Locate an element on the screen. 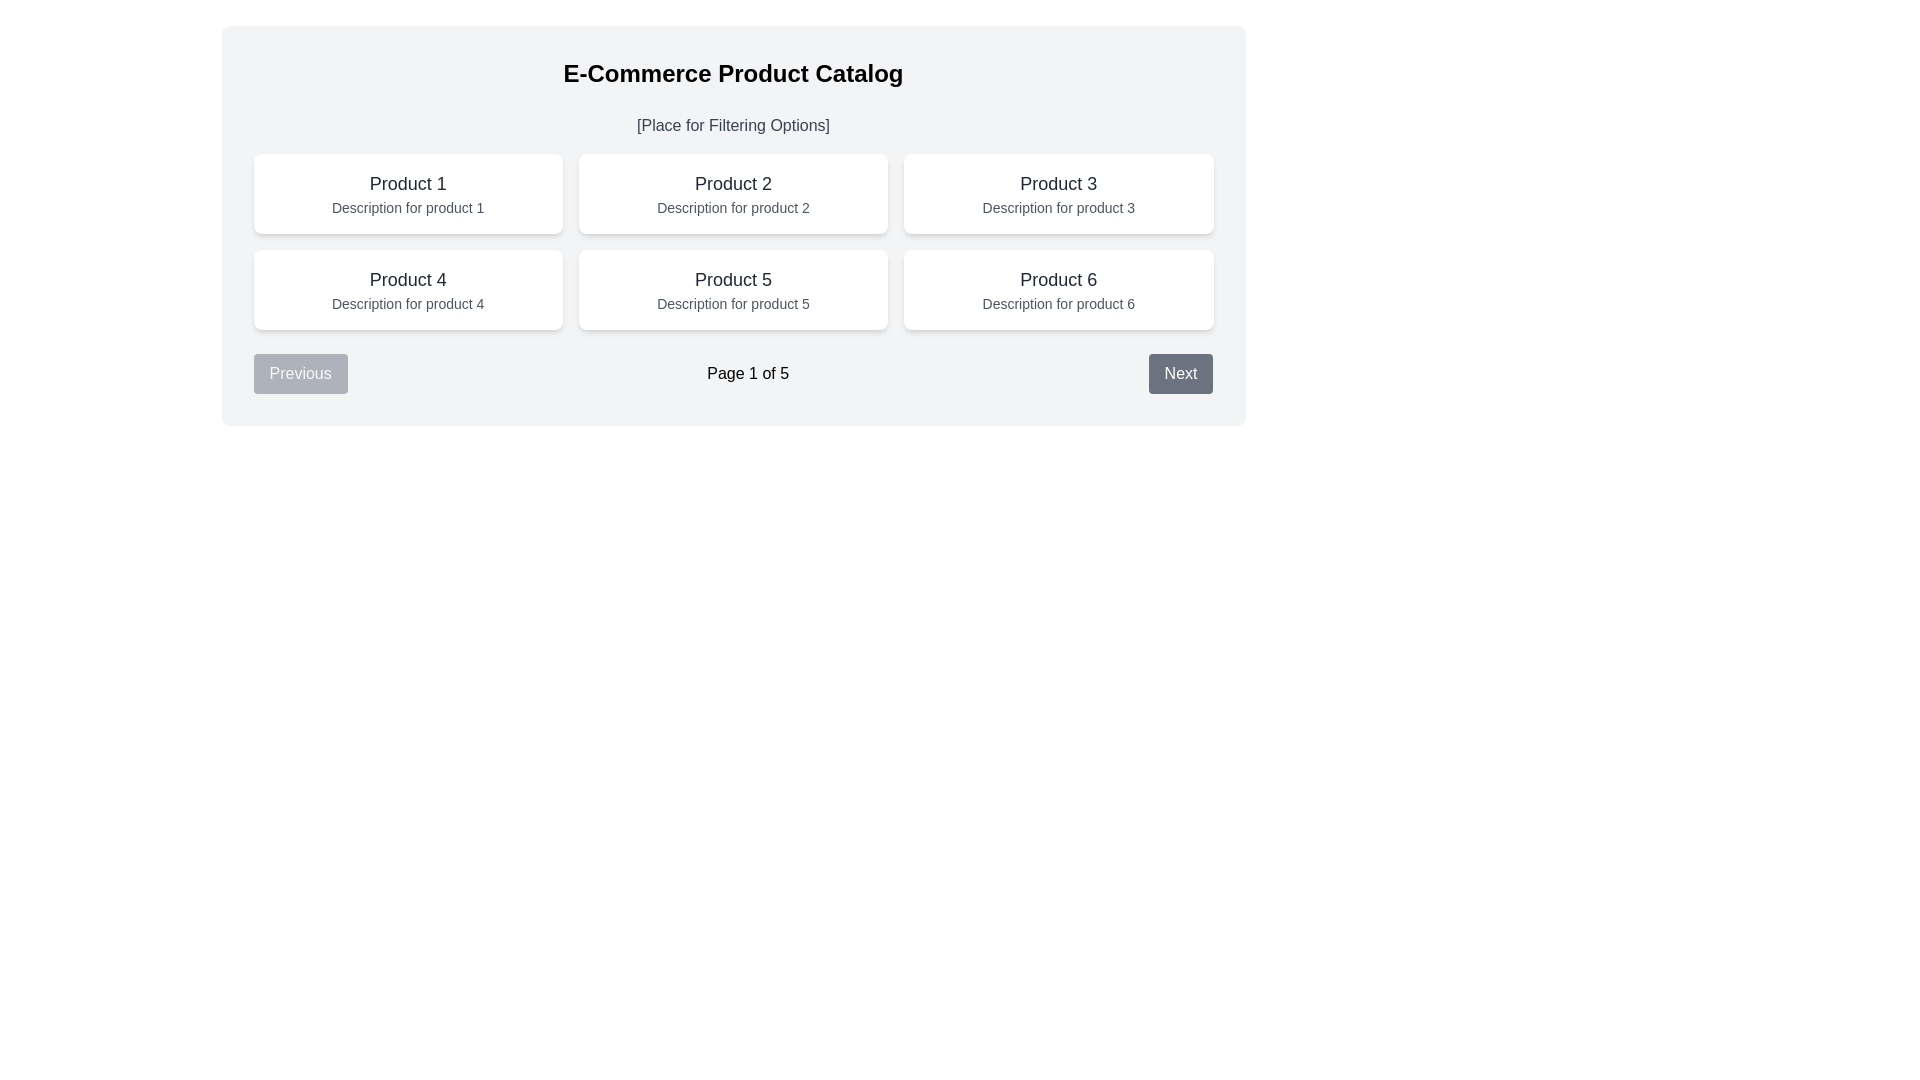 This screenshot has width=1920, height=1080. the large, bold text label stating 'E-Commerce Product Catalog' located near the top center of the layout is located at coordinates (732, 72).